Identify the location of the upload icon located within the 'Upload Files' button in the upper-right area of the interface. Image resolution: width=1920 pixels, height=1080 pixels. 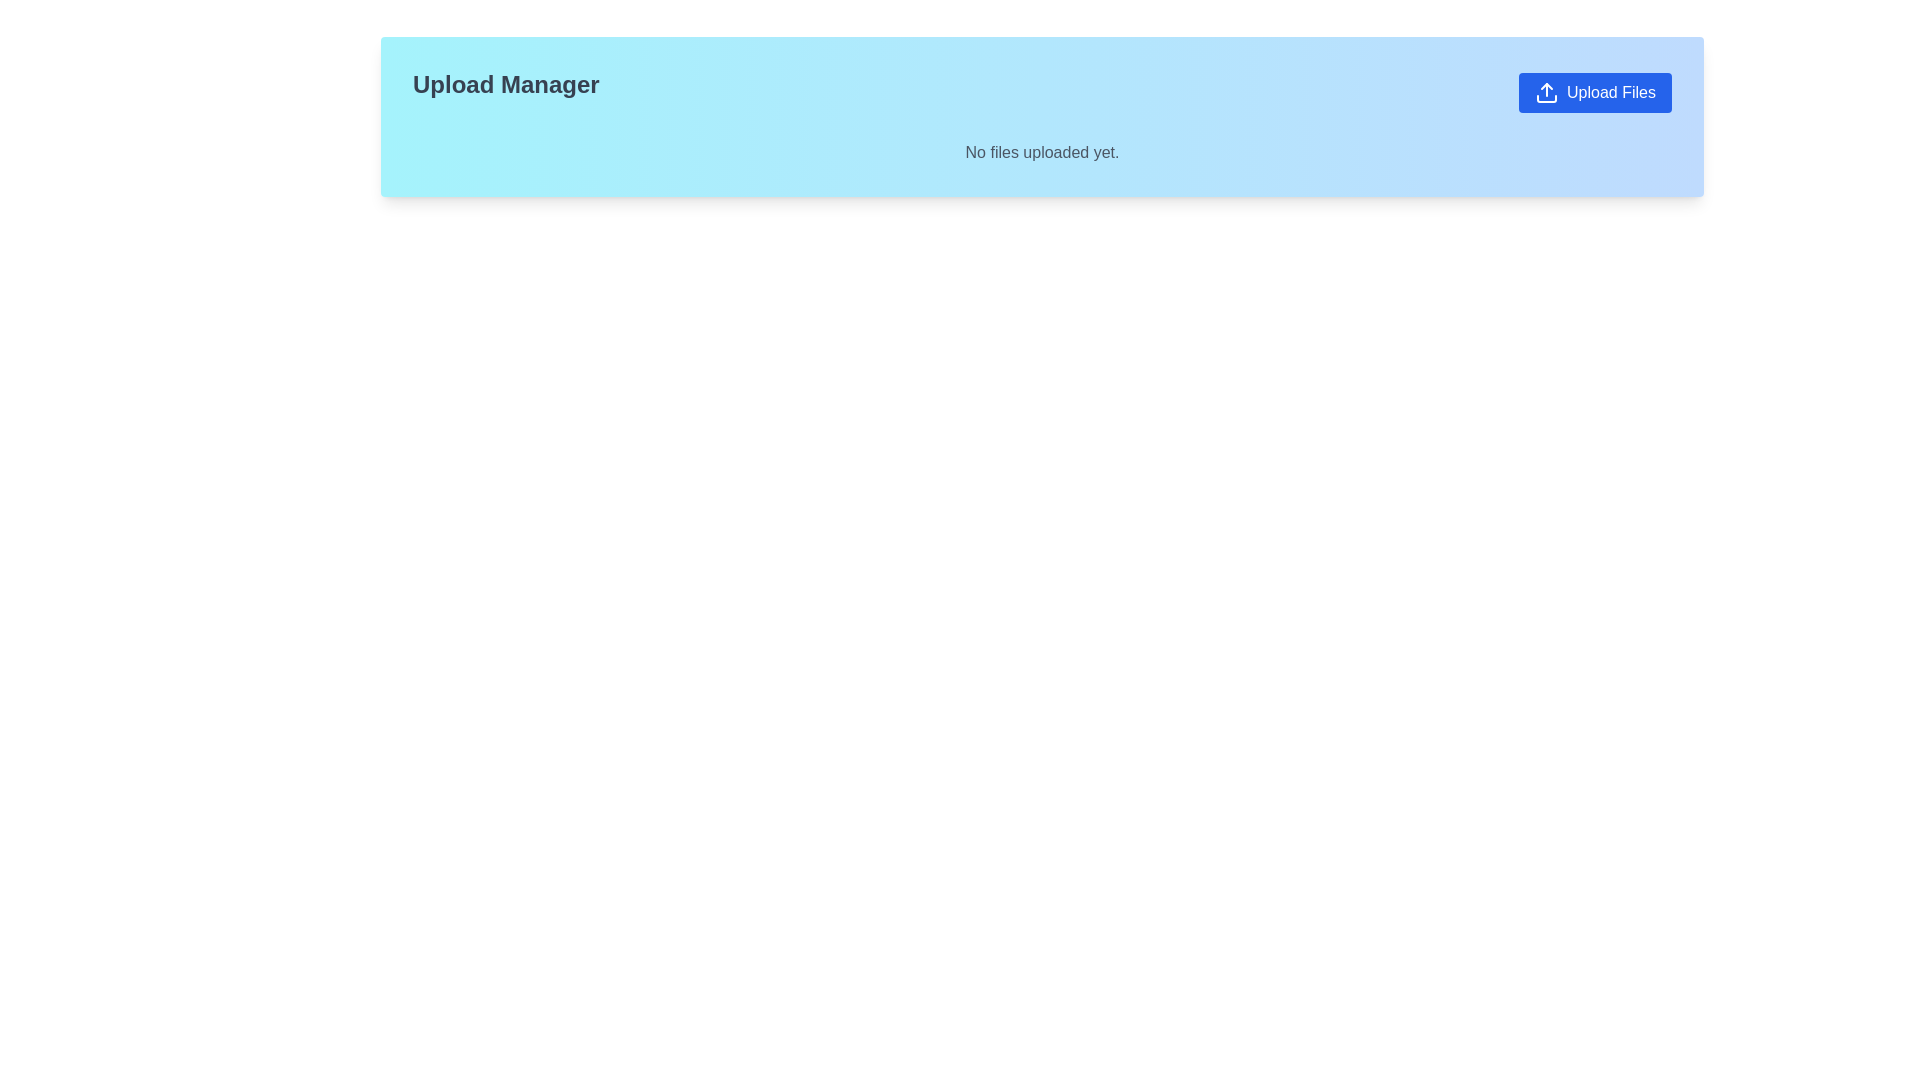
(1546, 92).